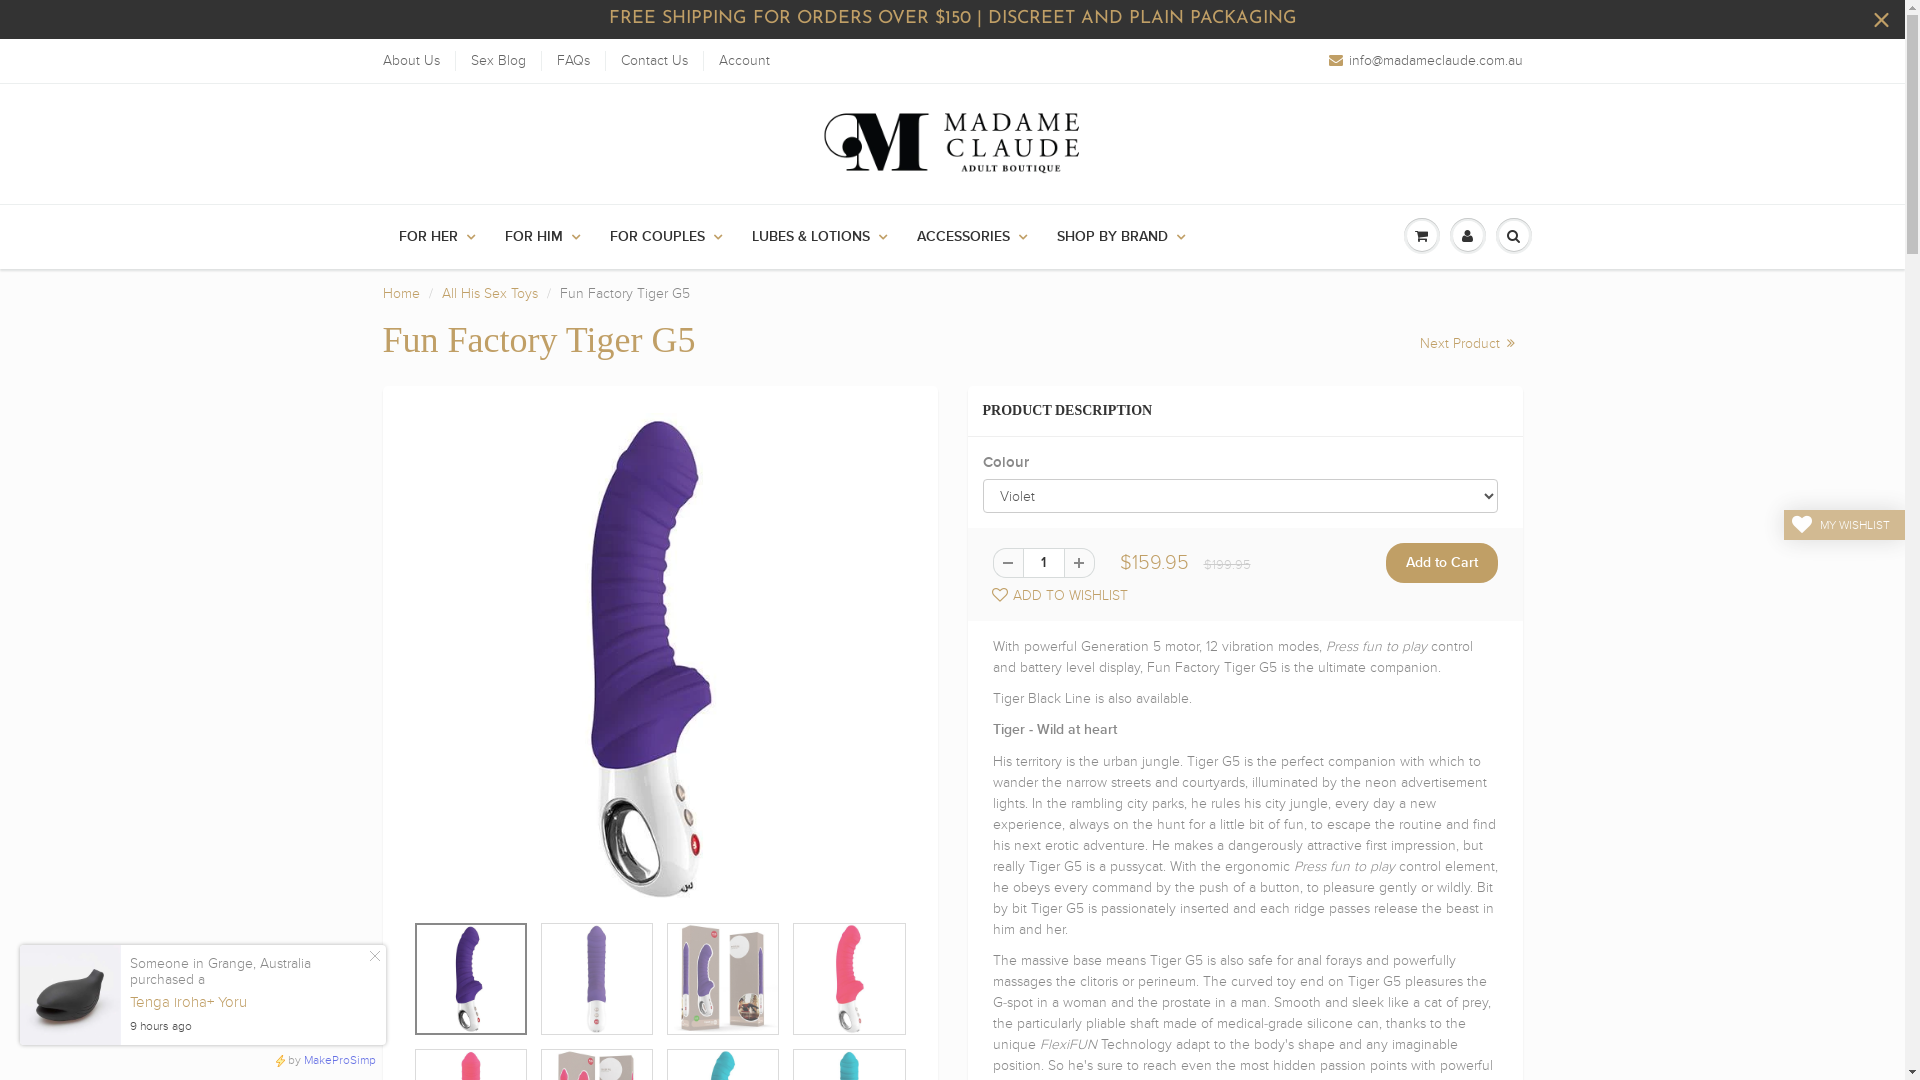 Image resolution: width=1920 pixels, height=1080 pixels. What do you see at coordinates (571, 60) in the screenshot?
I see `'FAQs'` at bounding box center [571, 60].